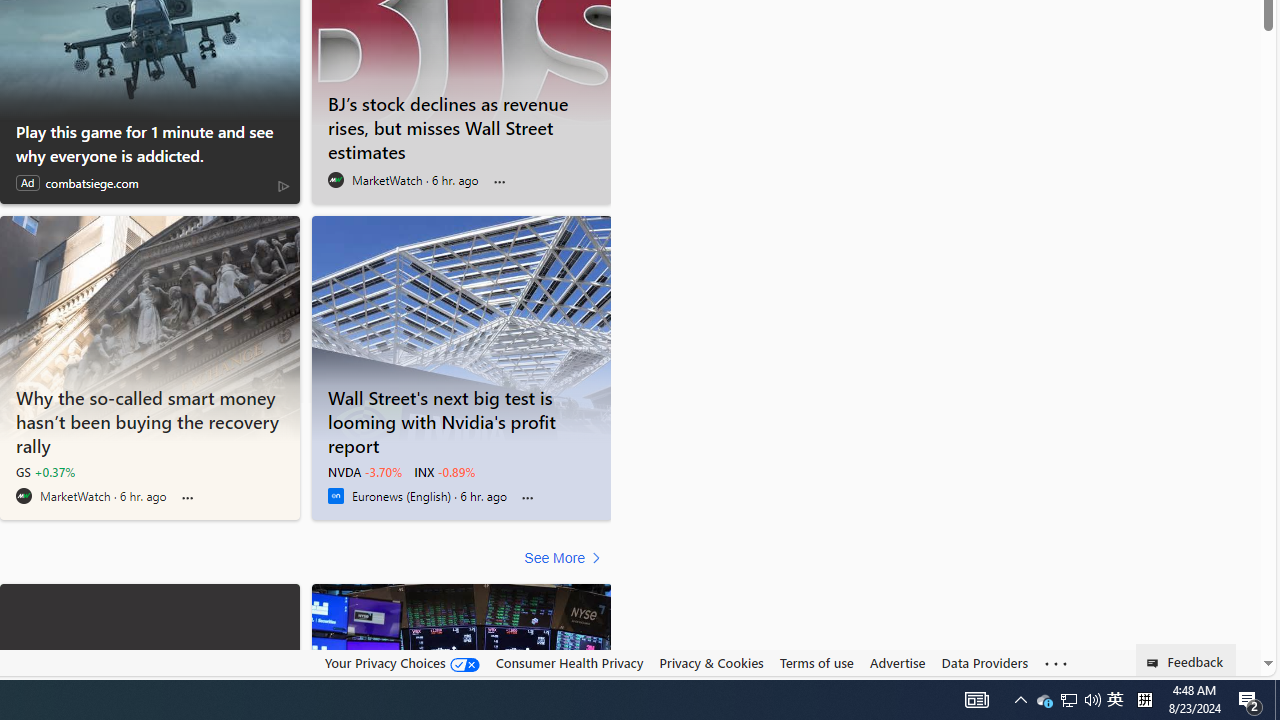  What do you see at coordinates (443, 471) in the screenshot?
I see `'INX -0.89%'` at bounding box center [443, 471].